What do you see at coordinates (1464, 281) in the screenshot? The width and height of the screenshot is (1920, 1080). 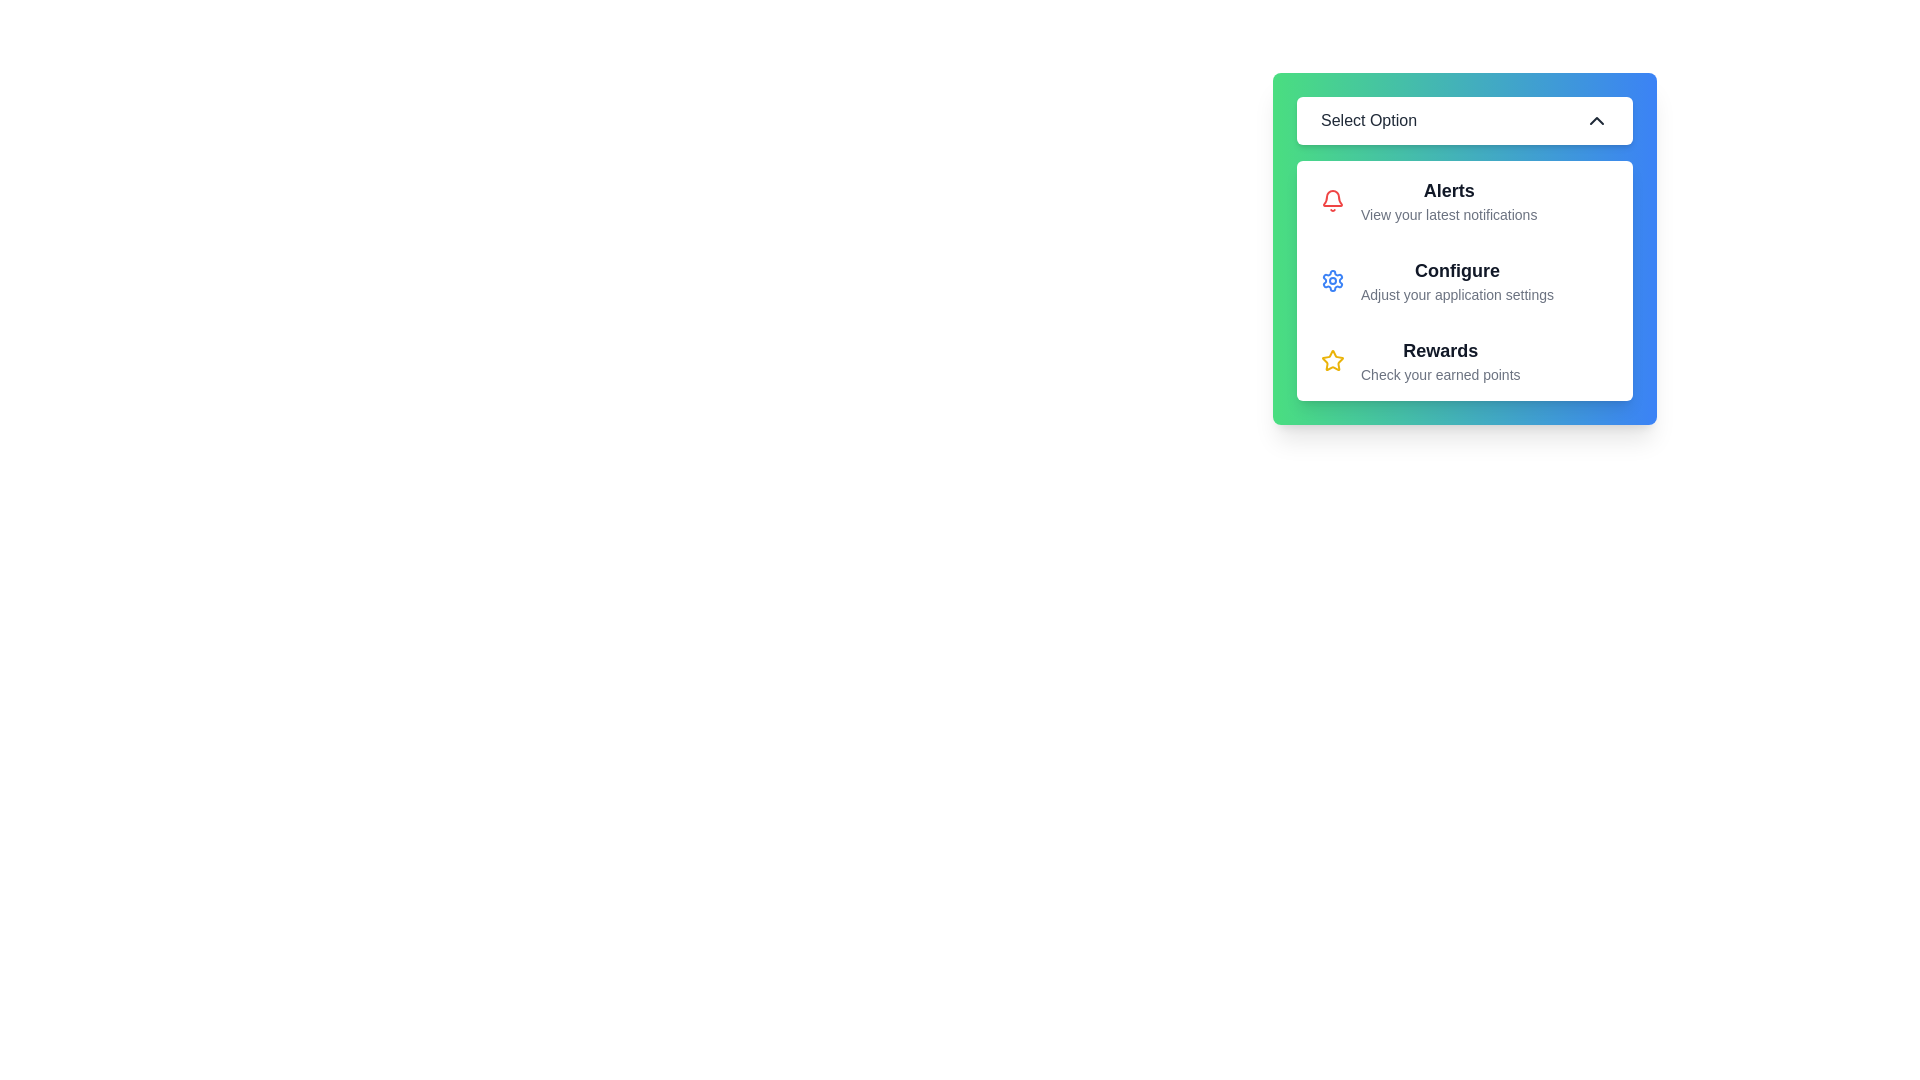 I see `the second item in the dropdown menu that represents a configuration option, which is located below the 'Alerts' option and above the 'Rewards' option` at bounding box center [1464, 281].